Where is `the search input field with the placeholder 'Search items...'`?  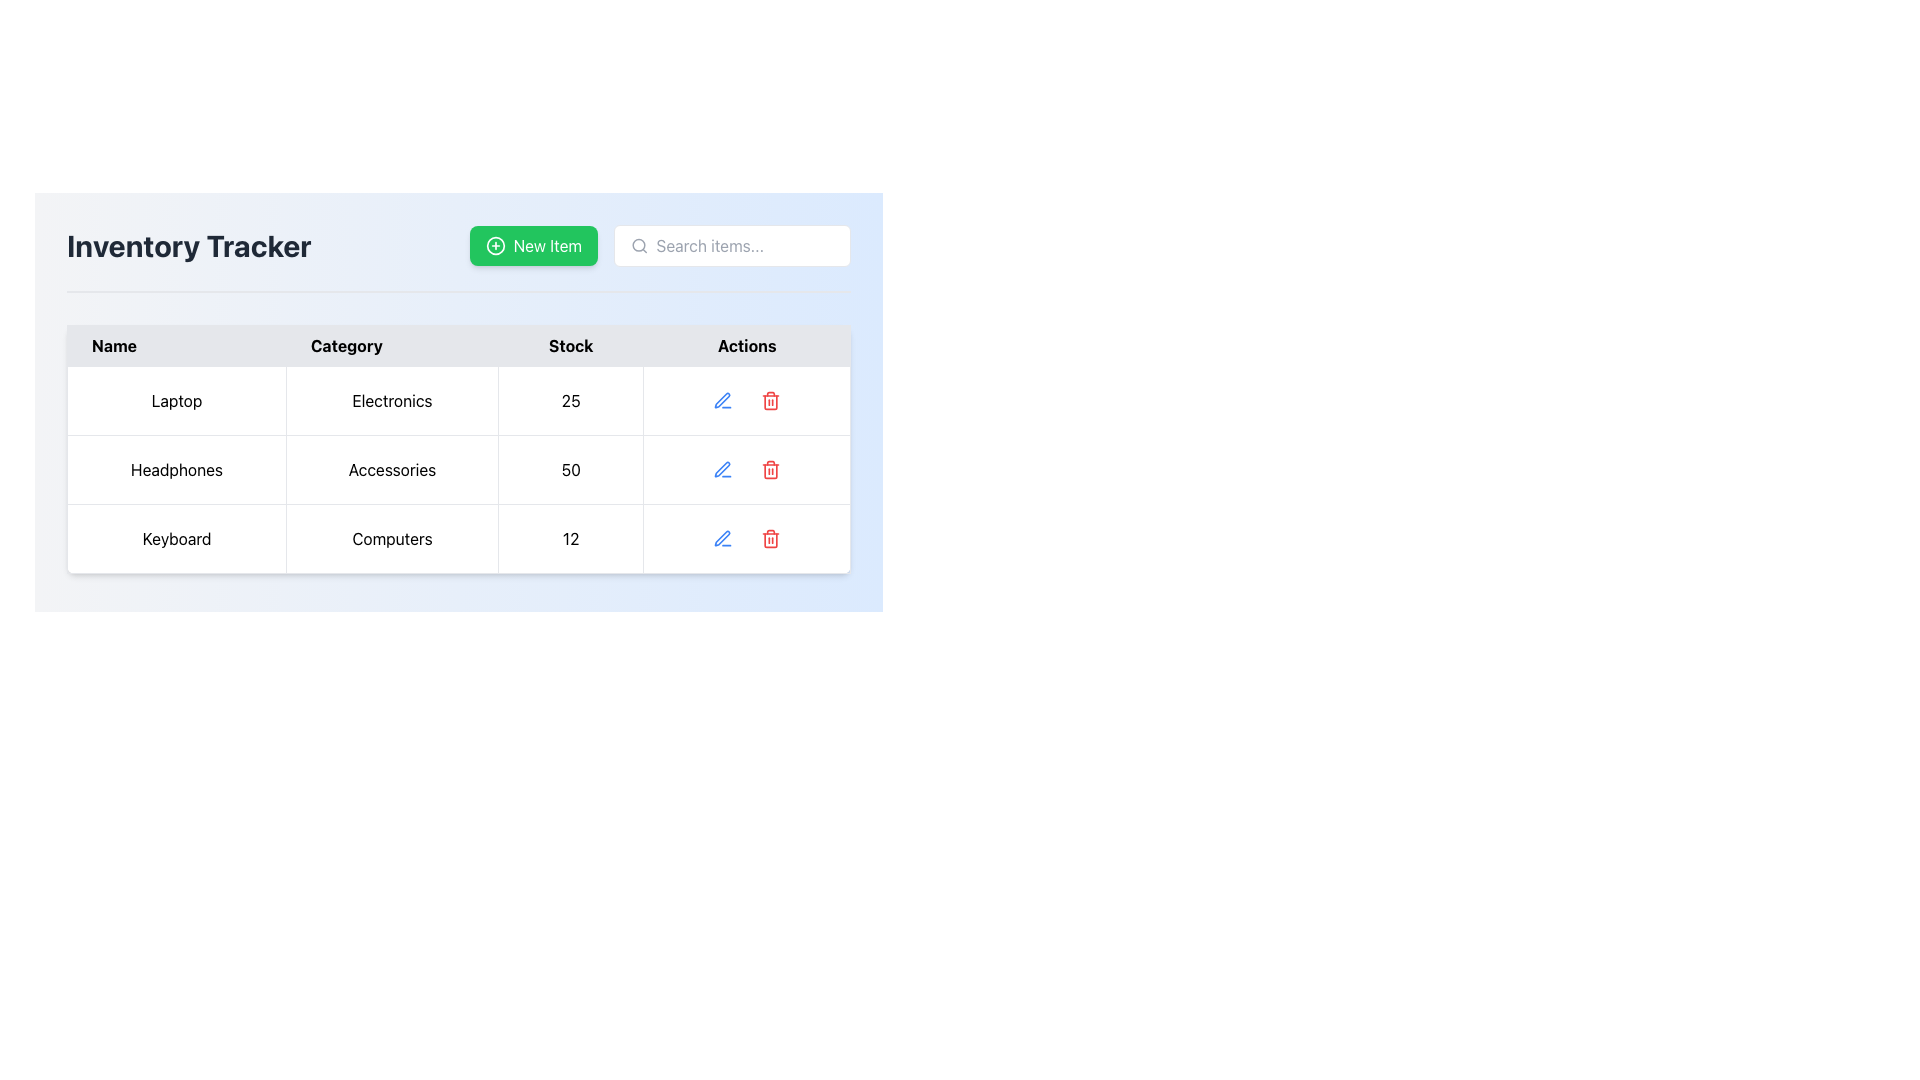 the search input field with the placeholder 'Search items...' is located at coordinates (744, 245).